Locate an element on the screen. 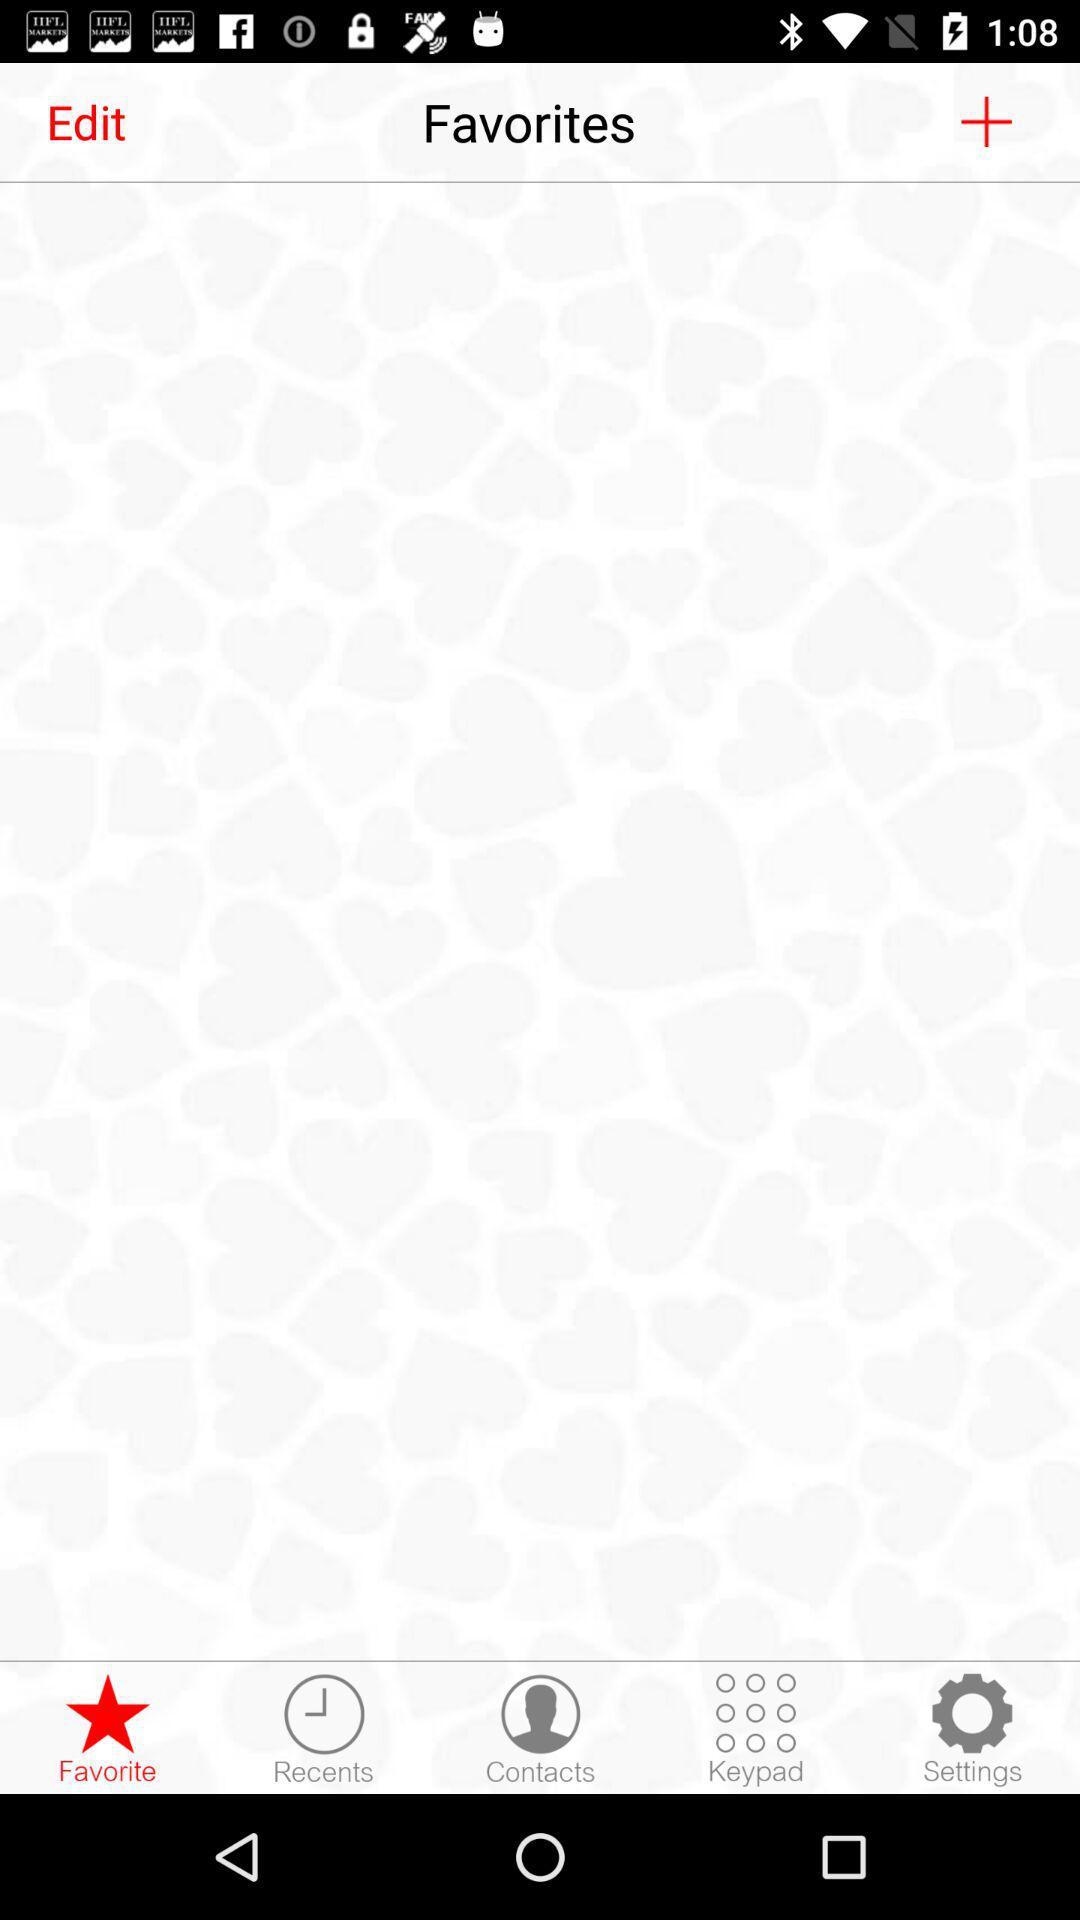  keypad input is located at coordinates (756, 1728).